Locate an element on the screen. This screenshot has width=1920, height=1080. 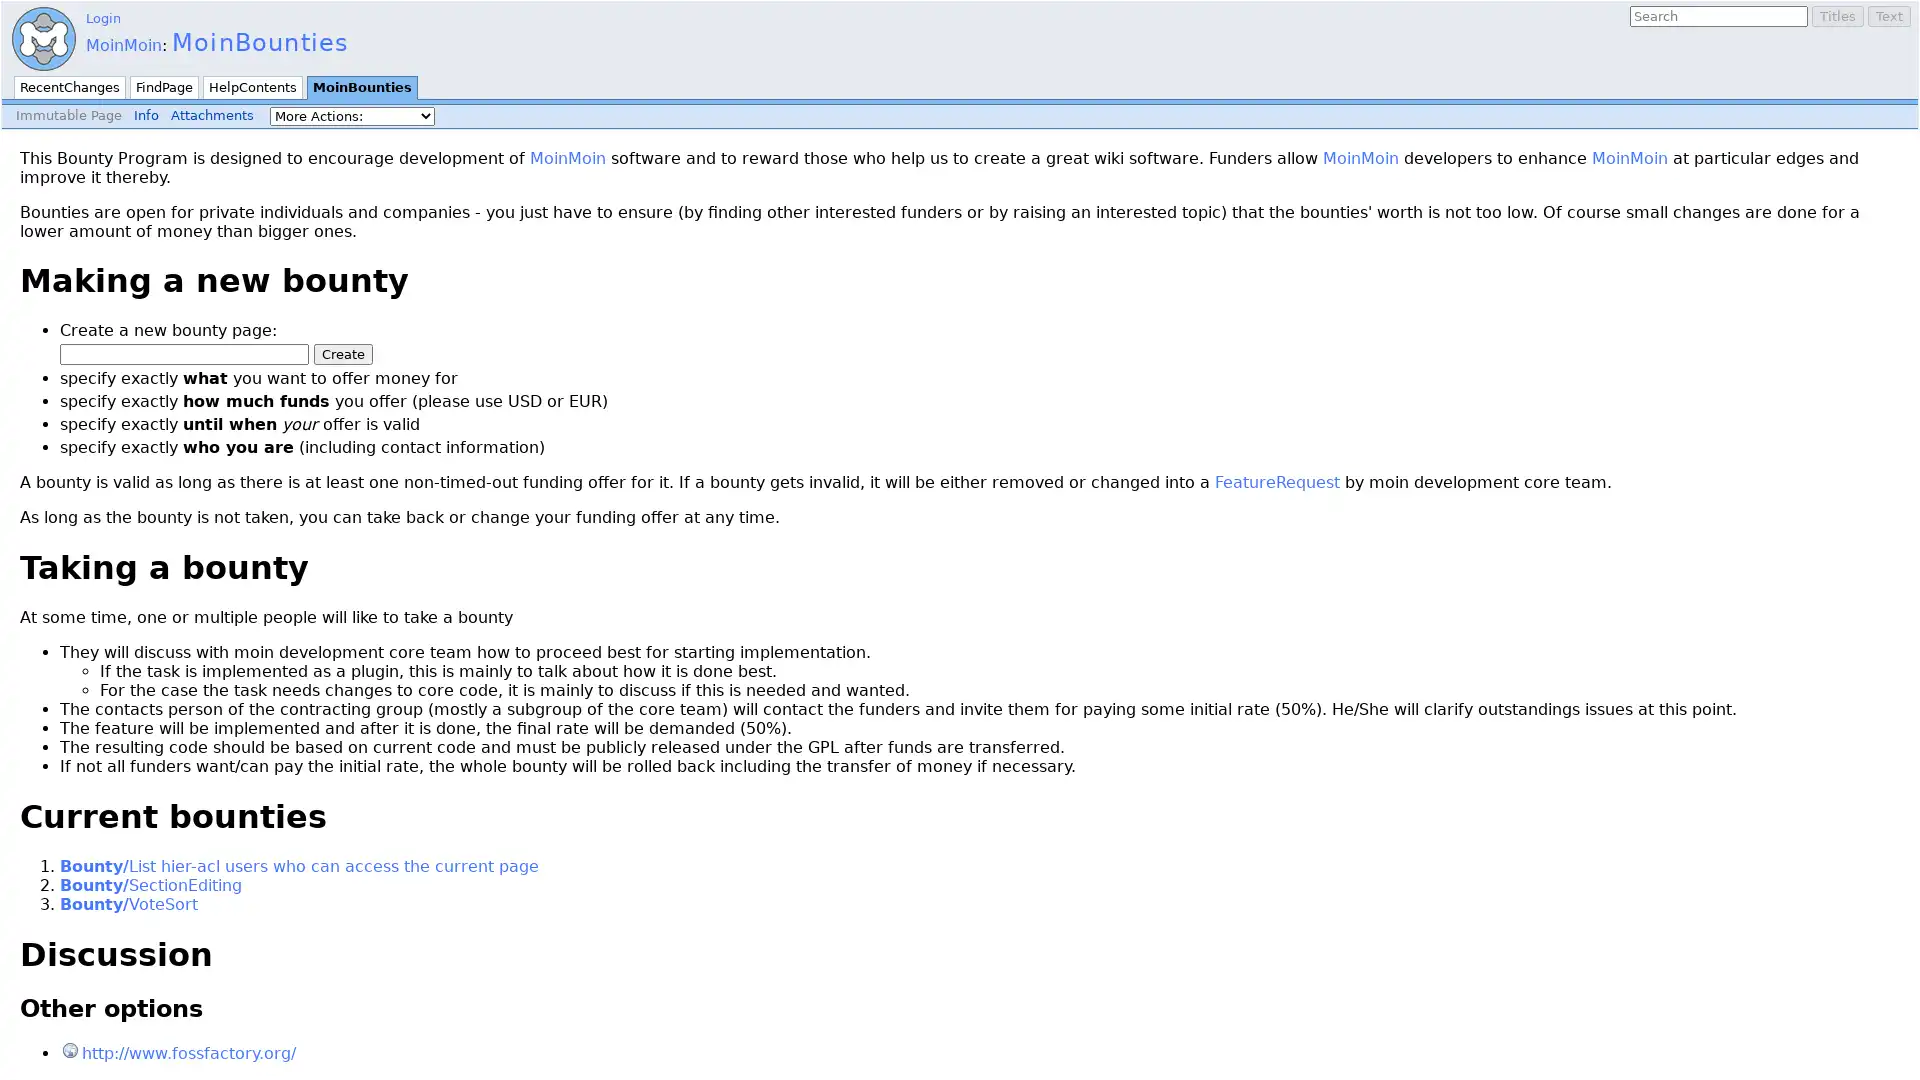
Text is located at coordinates (1888, 16).